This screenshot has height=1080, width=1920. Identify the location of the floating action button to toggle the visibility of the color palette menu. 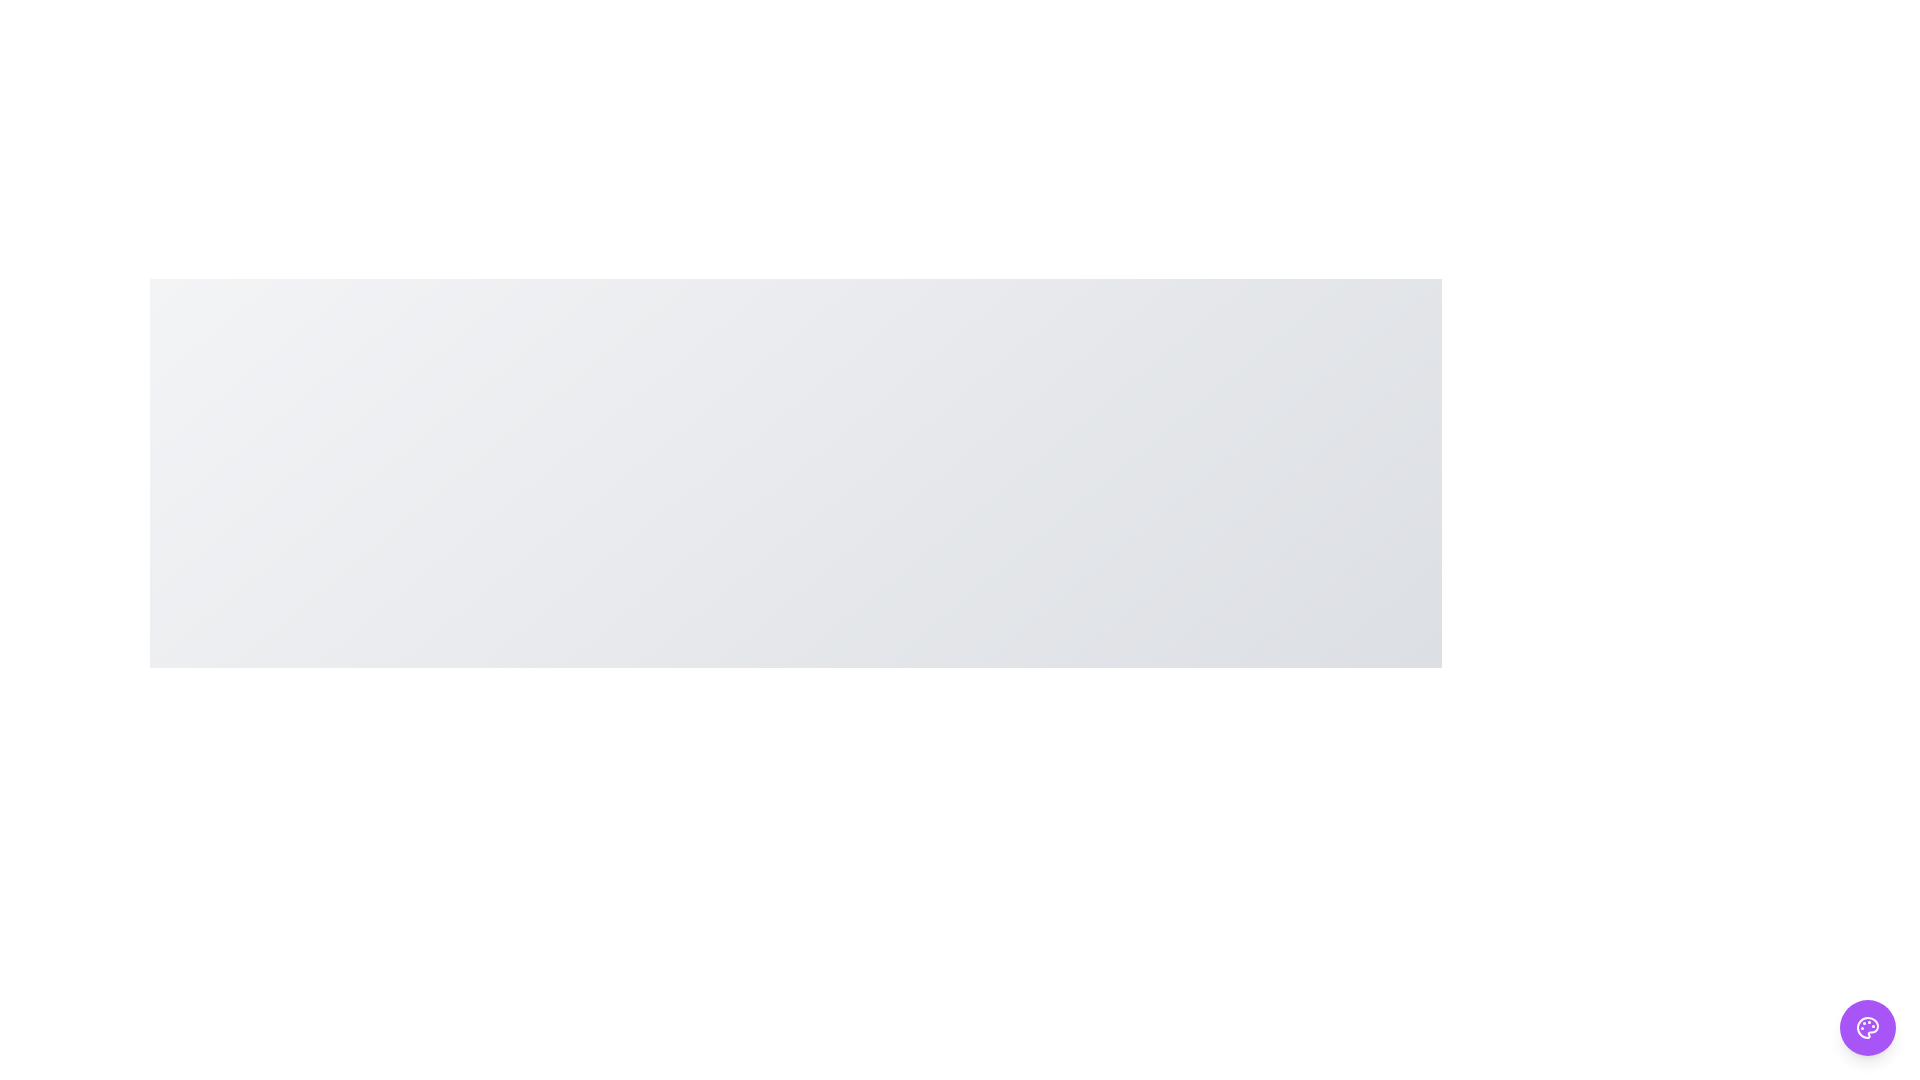
(1866, 1028).